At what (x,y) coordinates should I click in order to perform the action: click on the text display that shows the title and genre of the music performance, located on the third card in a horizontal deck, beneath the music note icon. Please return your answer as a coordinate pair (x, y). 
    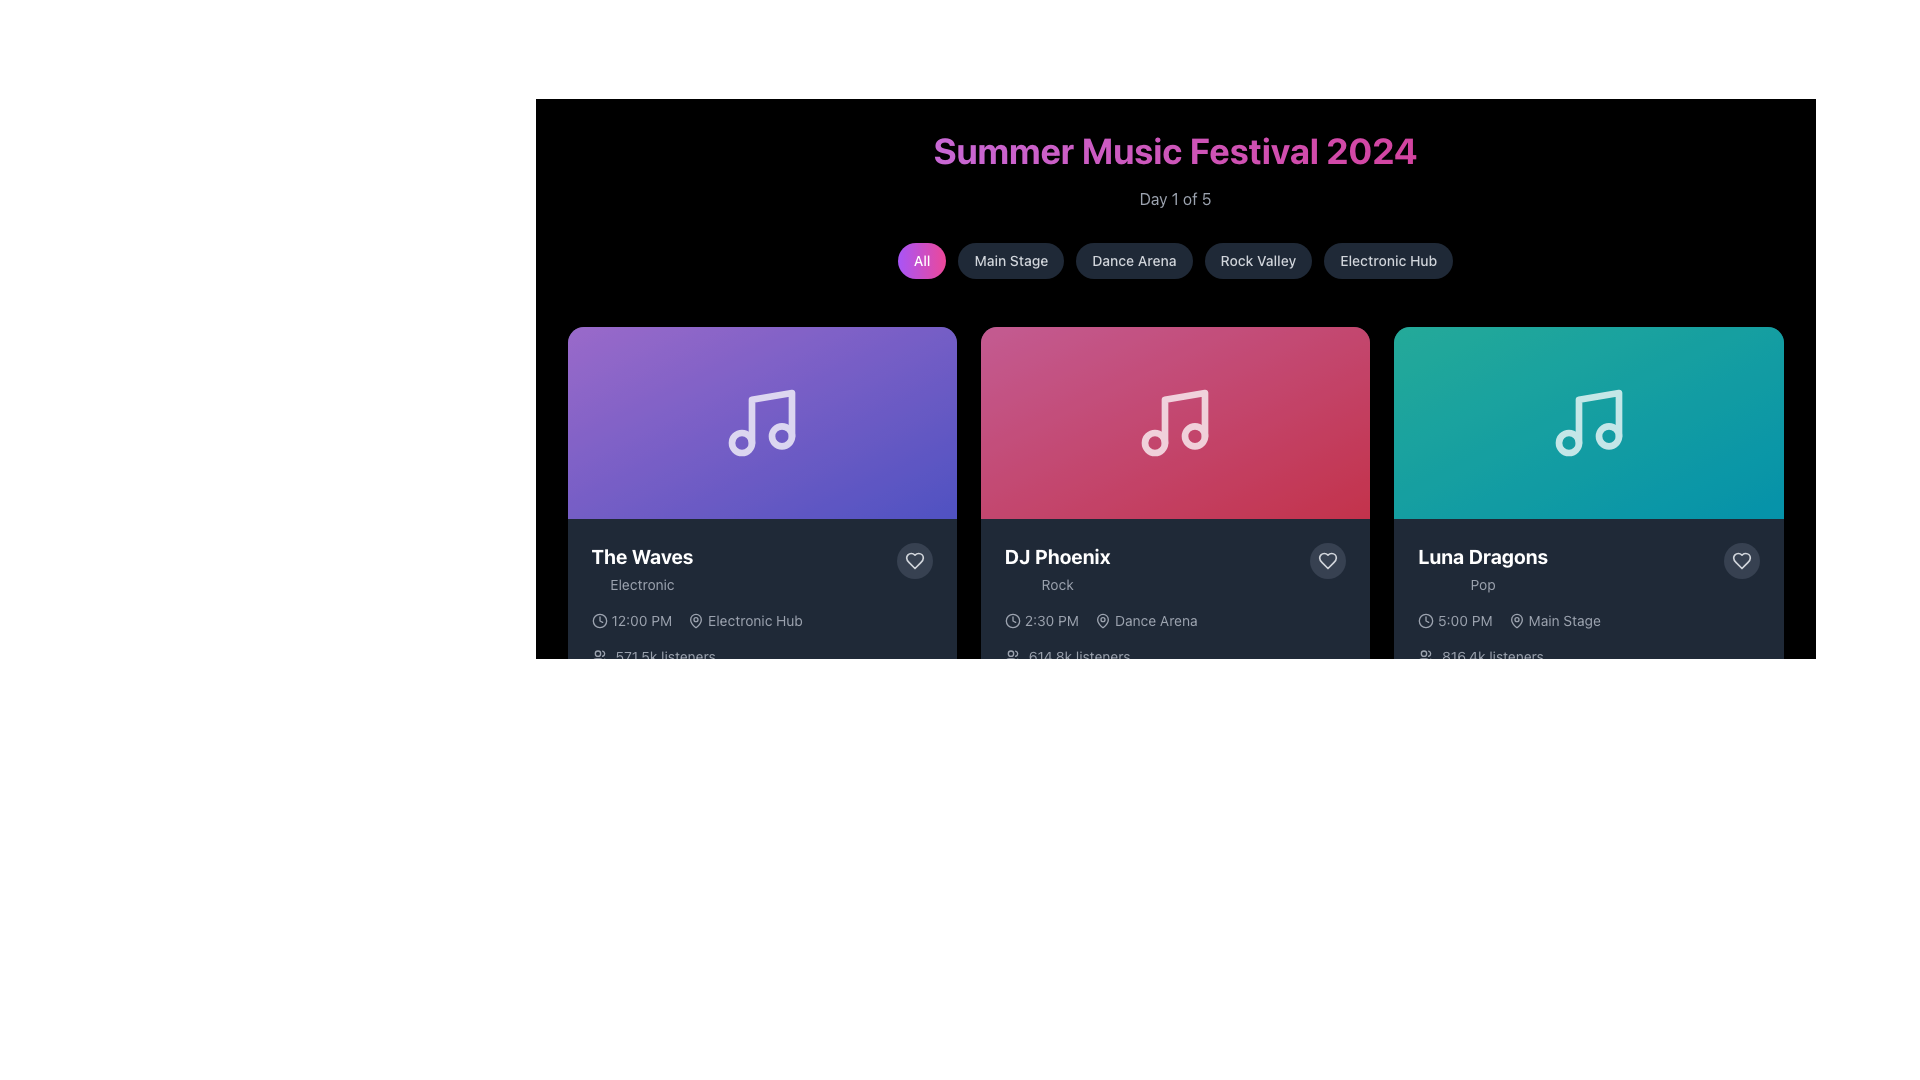
    Looking at the image, I should click on (1483, 569).